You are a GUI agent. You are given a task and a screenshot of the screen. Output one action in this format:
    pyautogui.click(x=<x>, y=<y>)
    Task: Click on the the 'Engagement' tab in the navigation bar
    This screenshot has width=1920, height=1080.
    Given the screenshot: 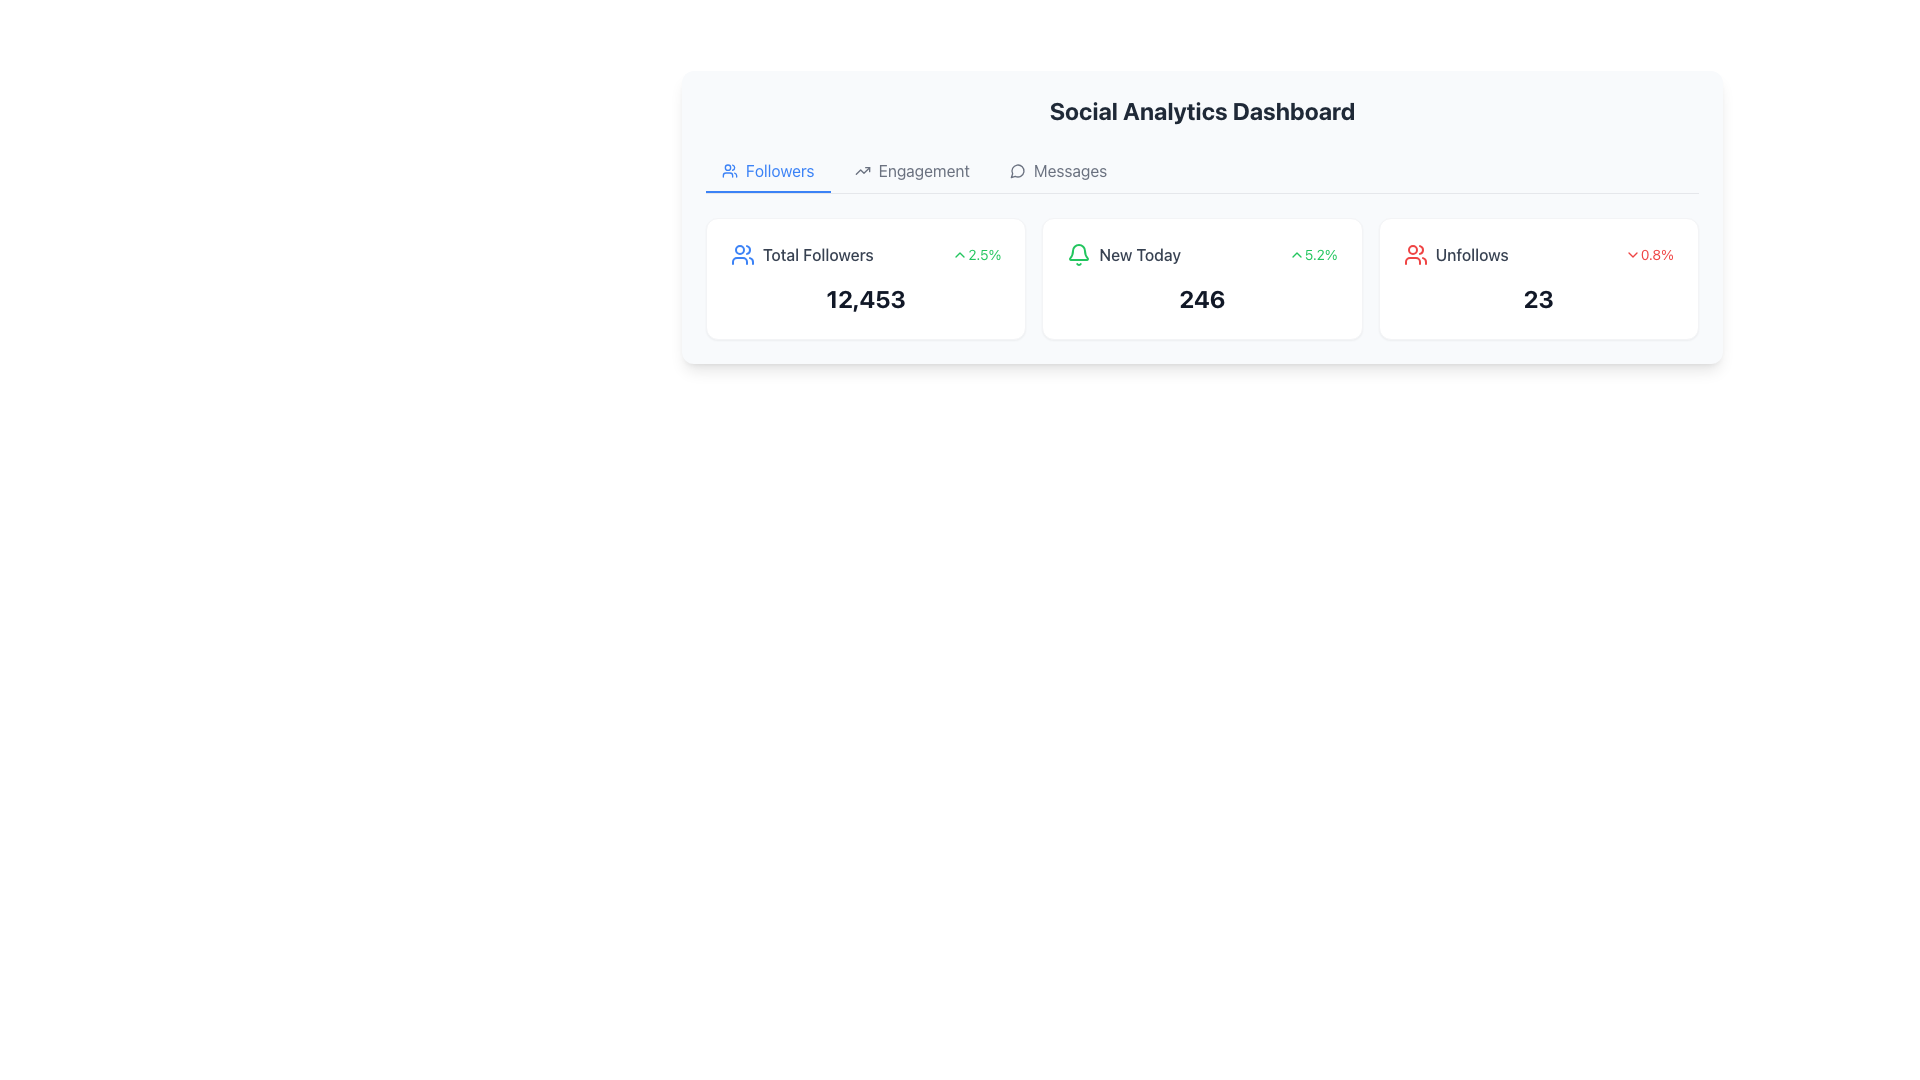 What is the action you would take?
    pyautogui.click(x=923, y=169)
    